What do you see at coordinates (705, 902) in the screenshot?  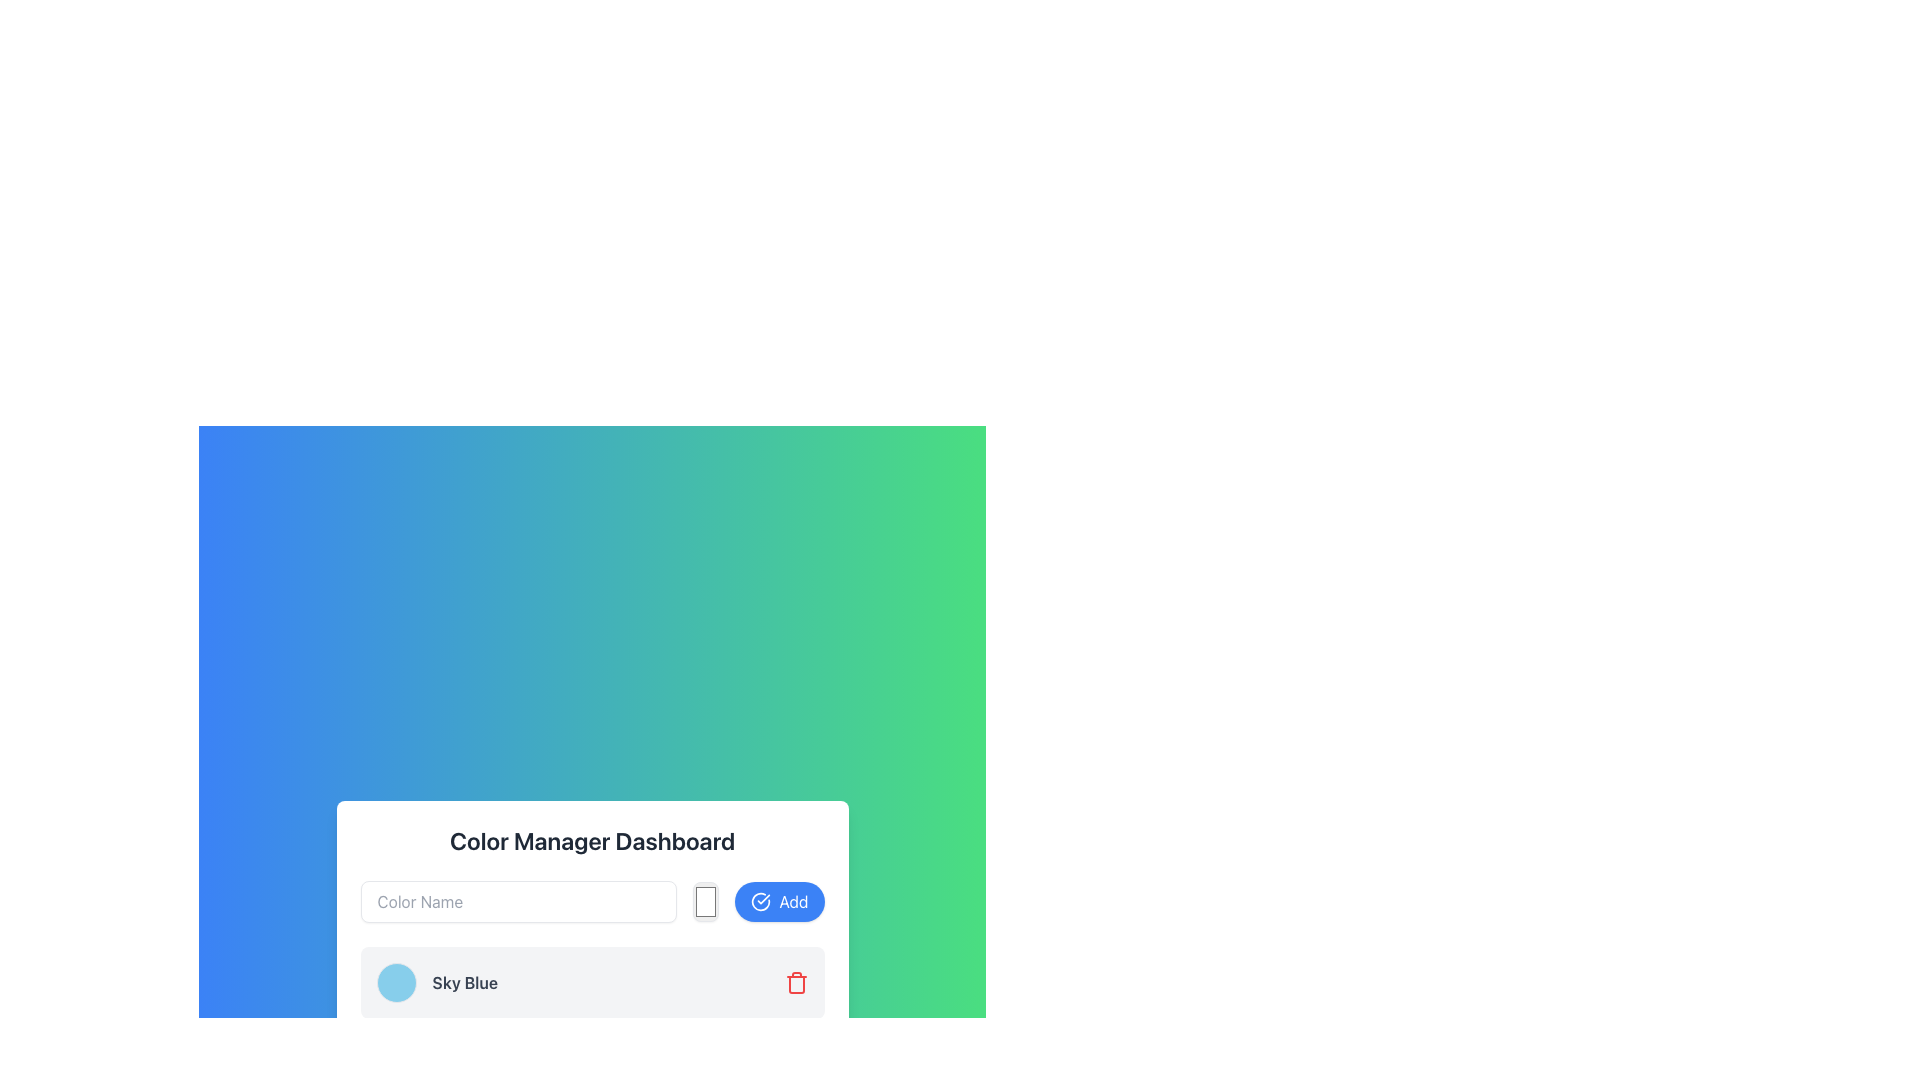 I see `the Color Picker button located between the 'Color Name' text input and the 'Add' button near the lower-middle section of the interface` at bounding box center [705, 902].